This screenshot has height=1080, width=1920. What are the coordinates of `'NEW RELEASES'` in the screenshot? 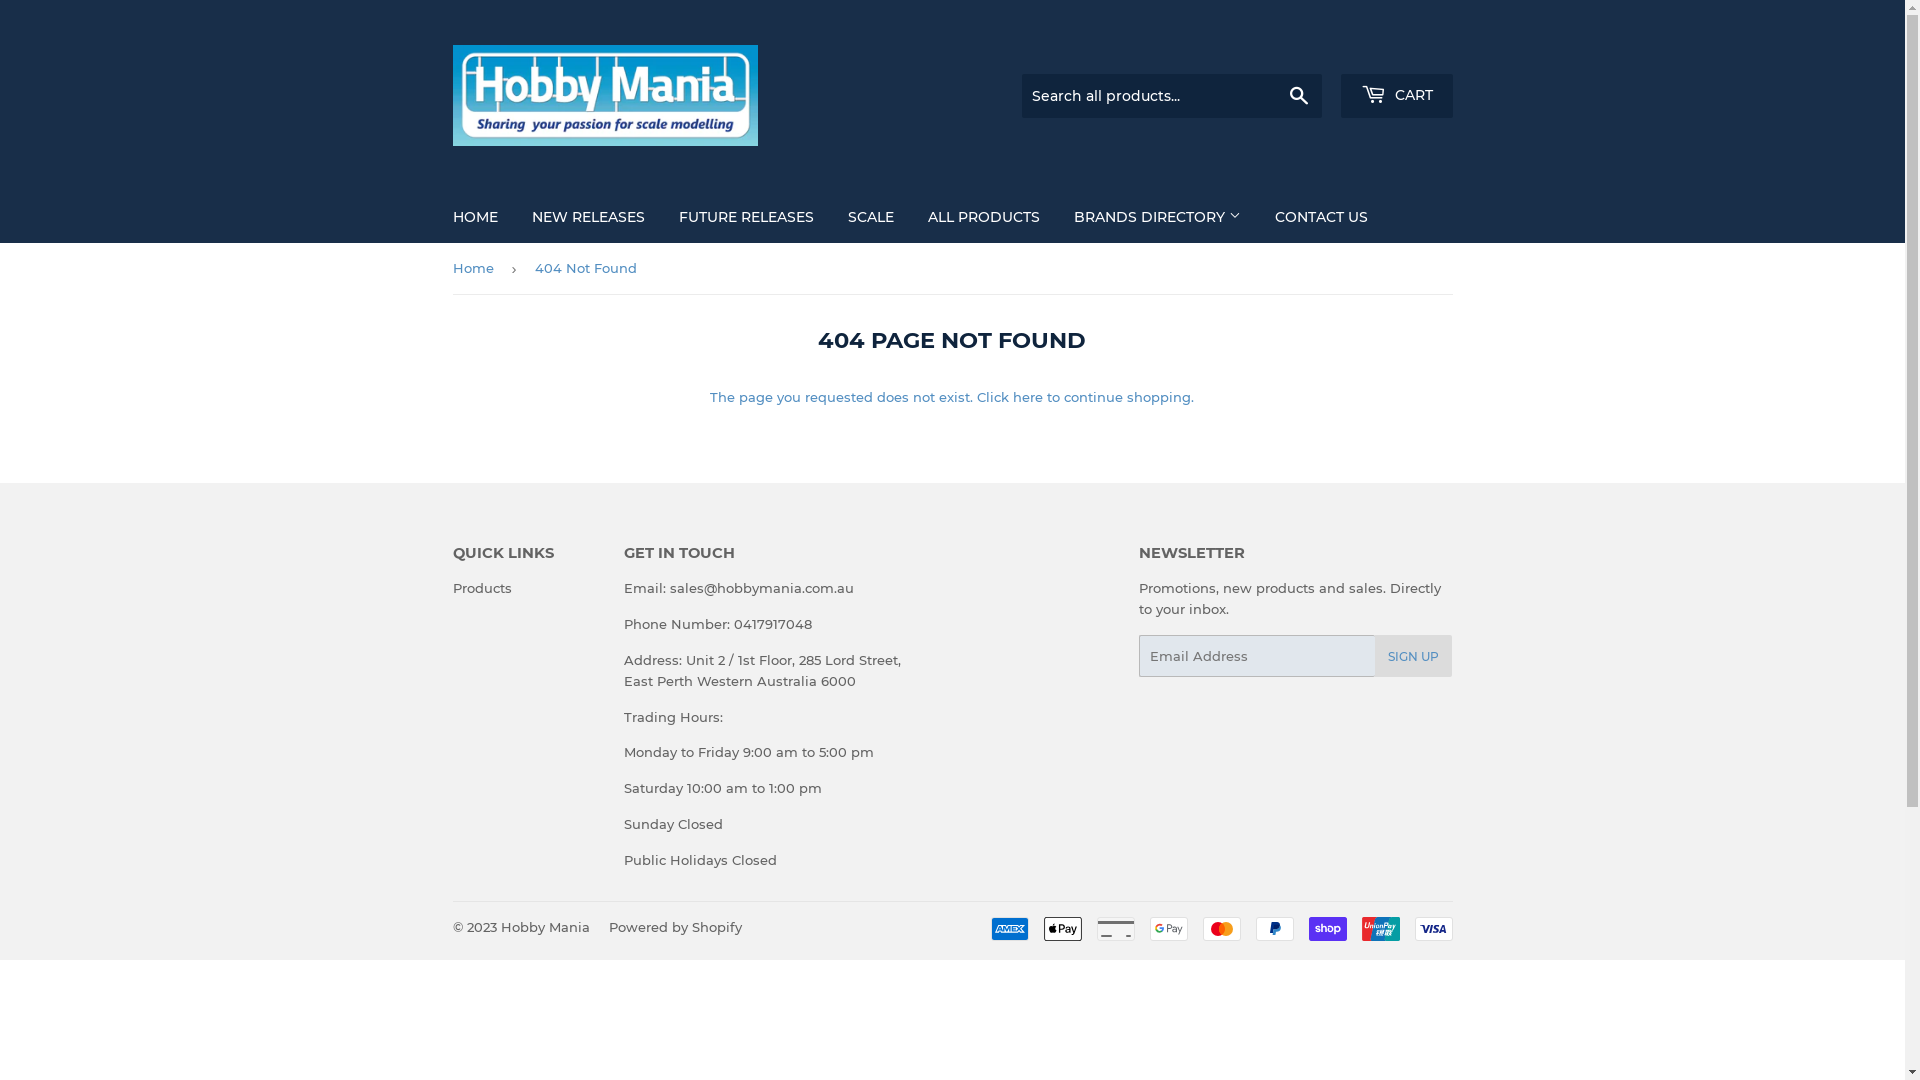 It's located at (586, 216).